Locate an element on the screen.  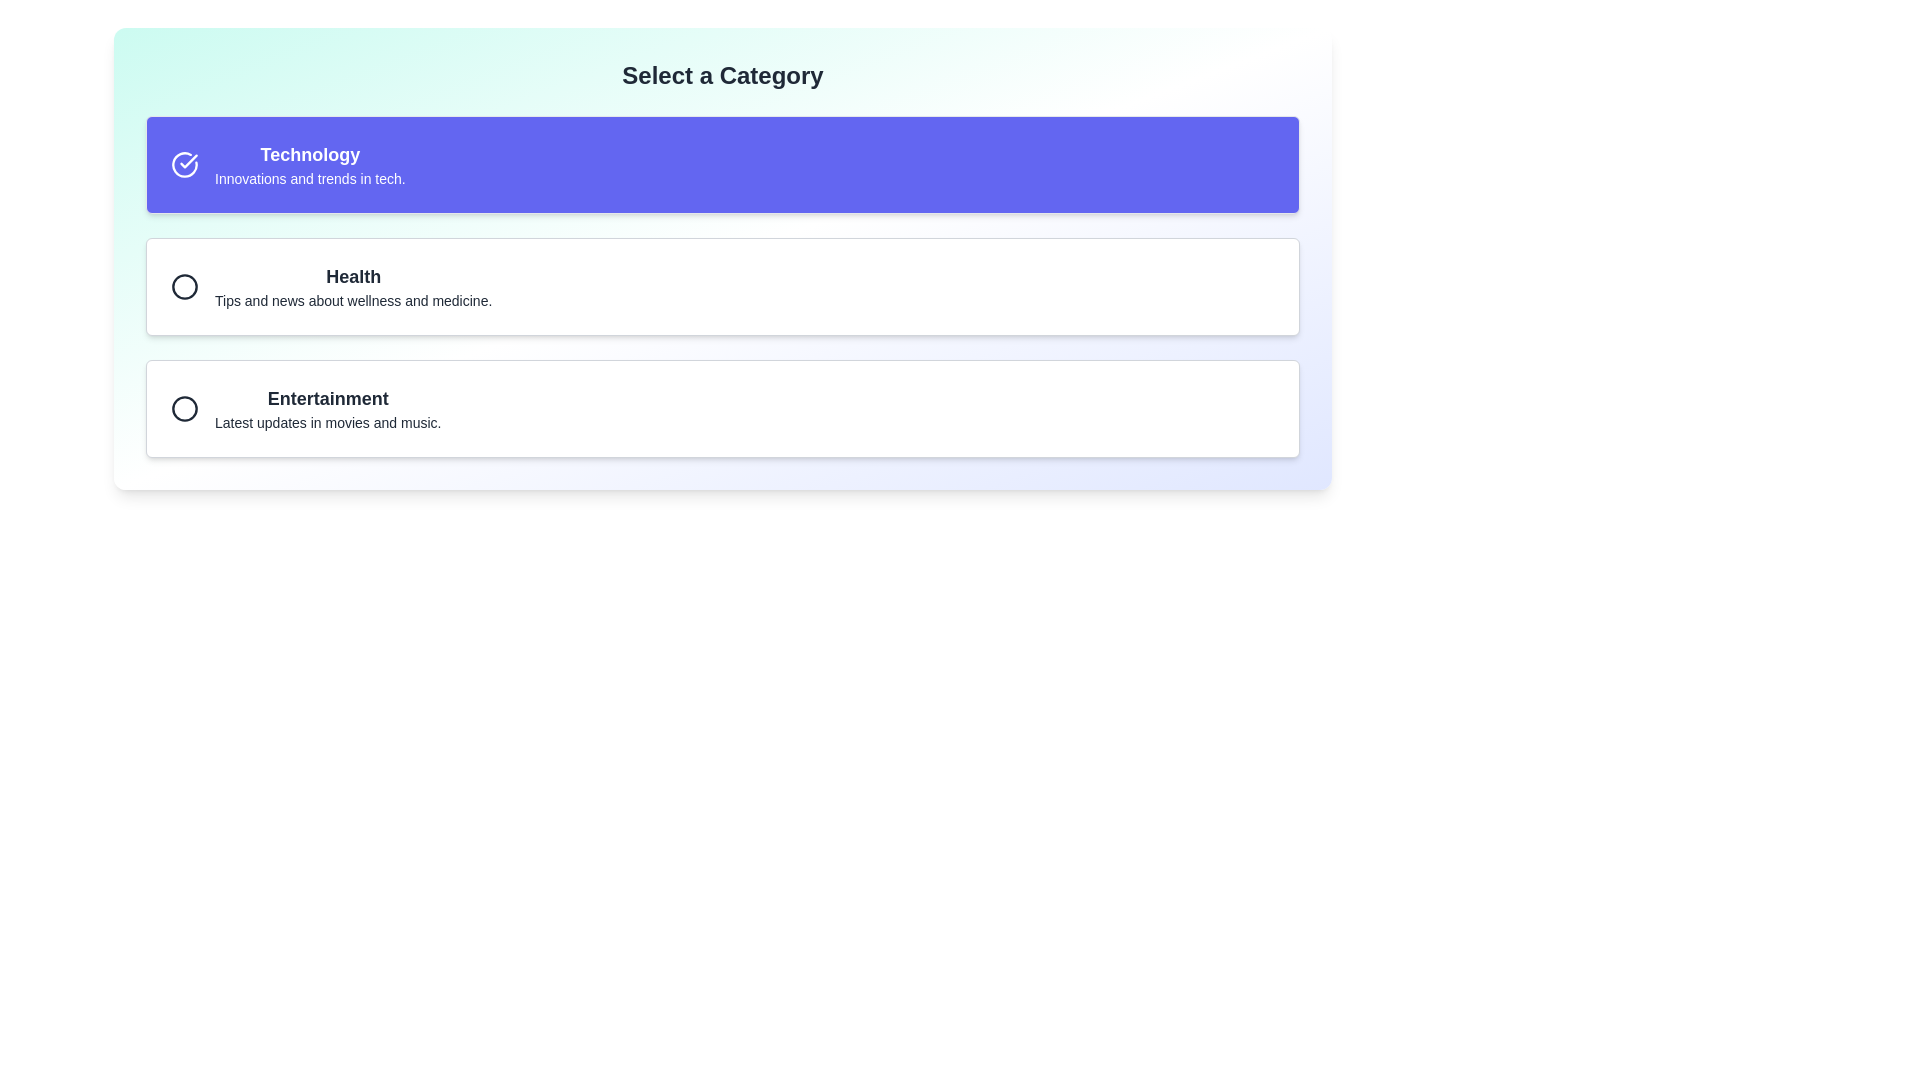
the checkmark icon inside a circular outline located to the left of the 'Technology' category selection panel is located at coordinates (189, 160).